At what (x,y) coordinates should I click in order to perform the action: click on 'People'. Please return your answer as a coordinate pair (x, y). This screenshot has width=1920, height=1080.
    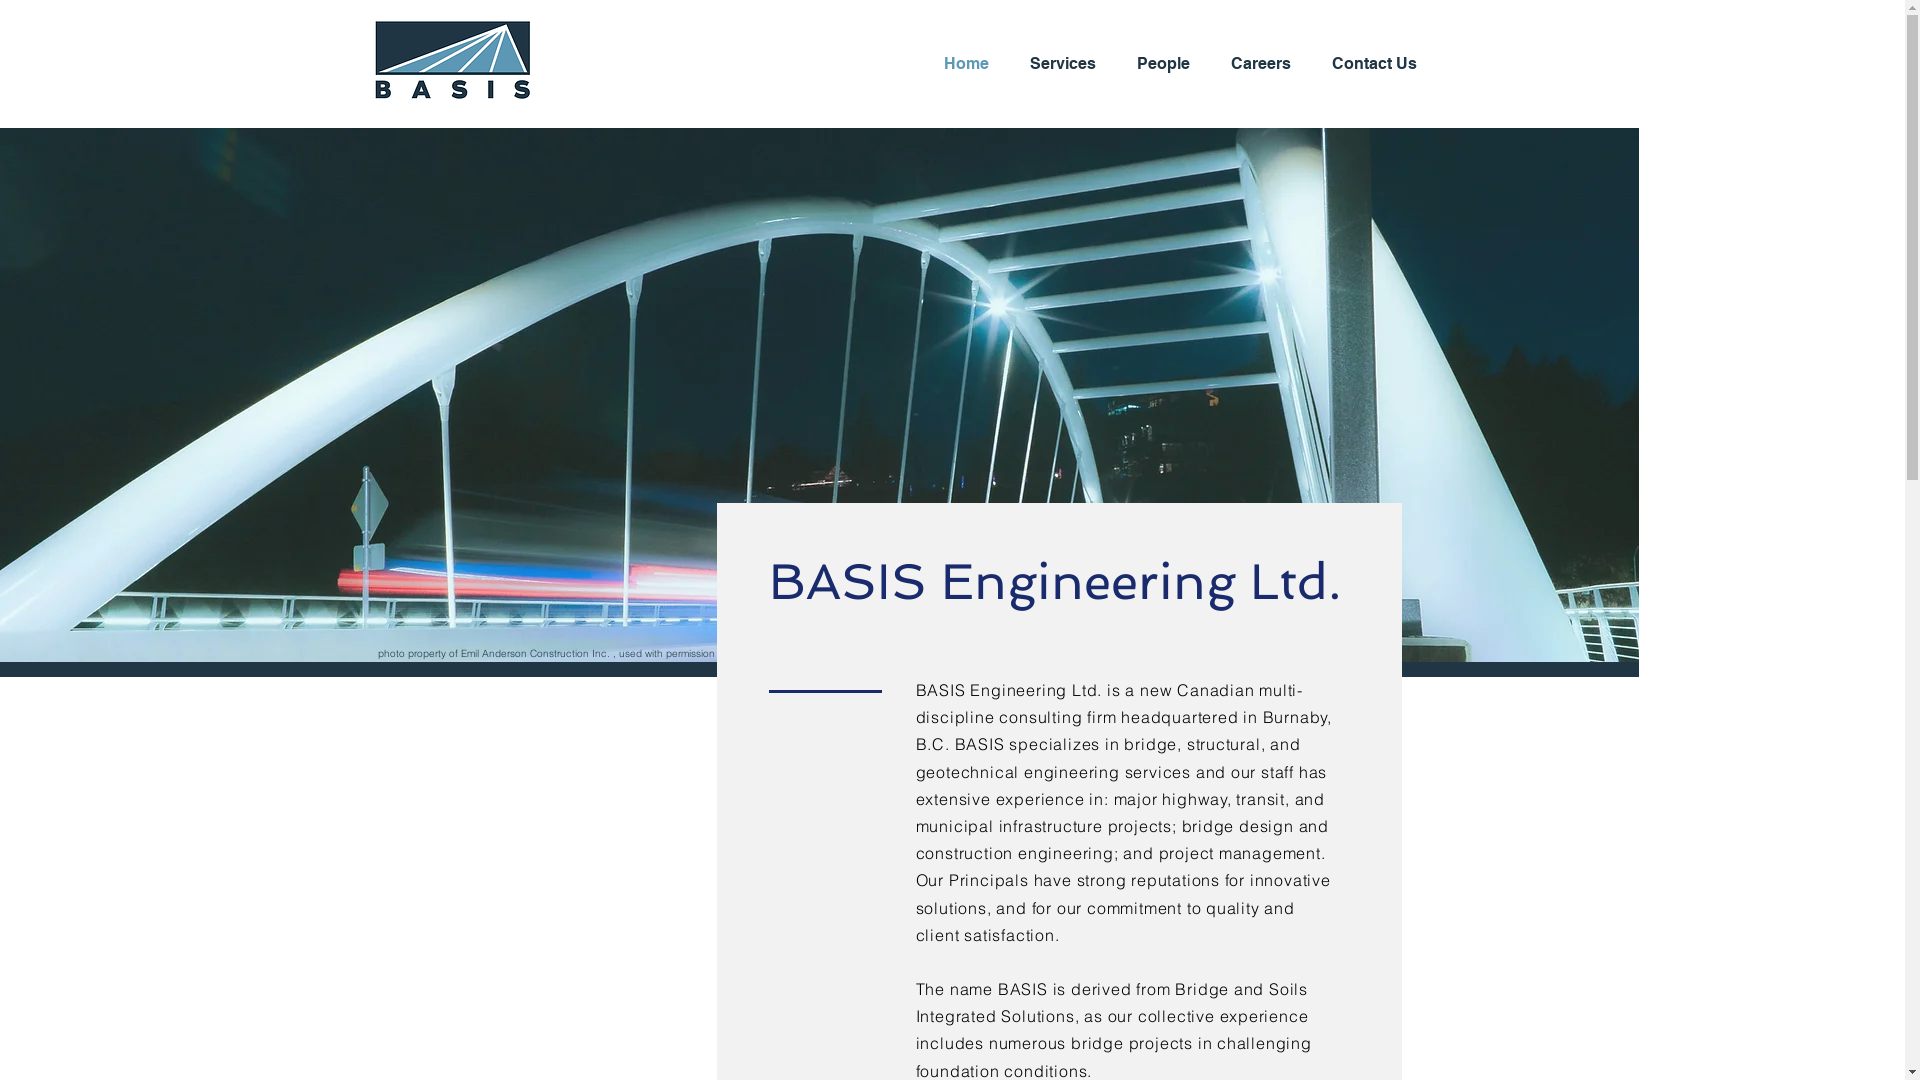
    Looking at the image, I should click on (1169, 63).